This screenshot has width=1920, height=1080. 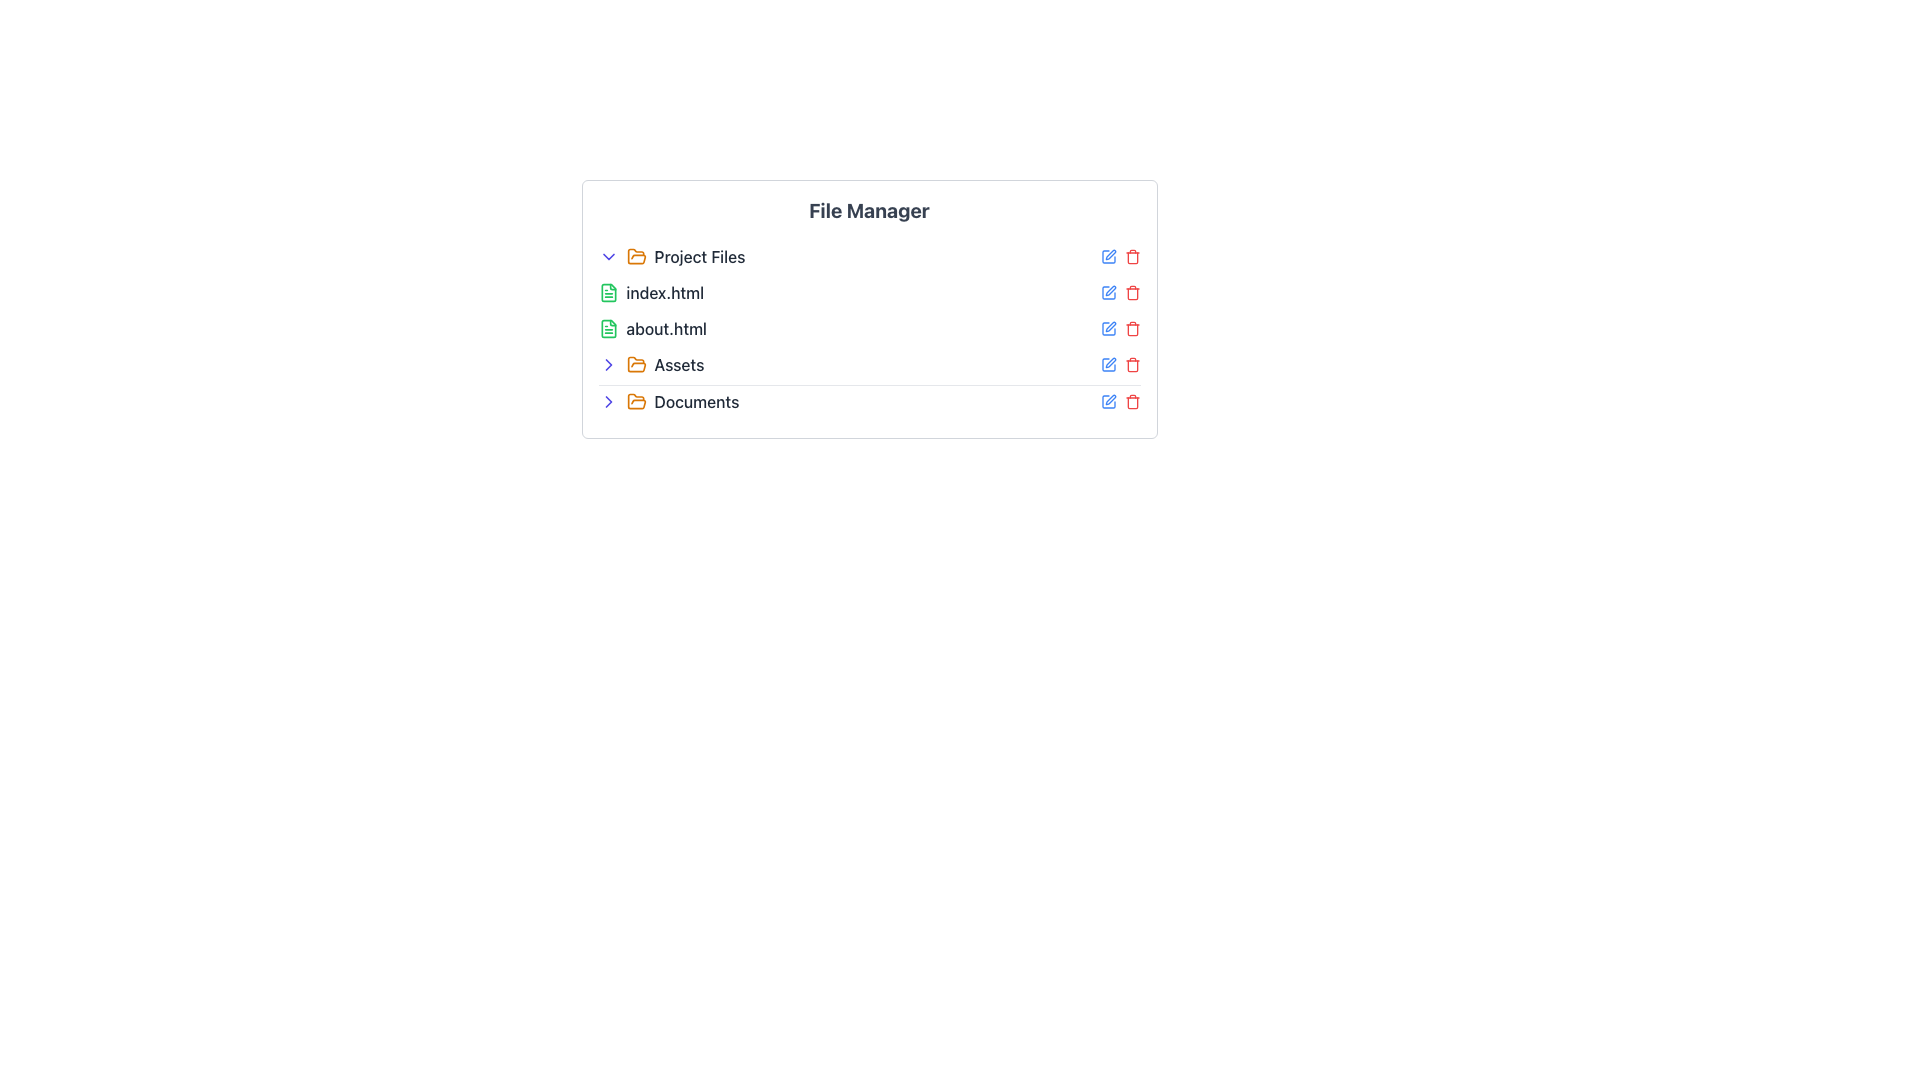 What do you see at coordinates (1109, 362) in the screenshot?
I see `the pen icon within the delete action row for the 'Assets' file in the File Manager` at bounding box center [1109, 362].